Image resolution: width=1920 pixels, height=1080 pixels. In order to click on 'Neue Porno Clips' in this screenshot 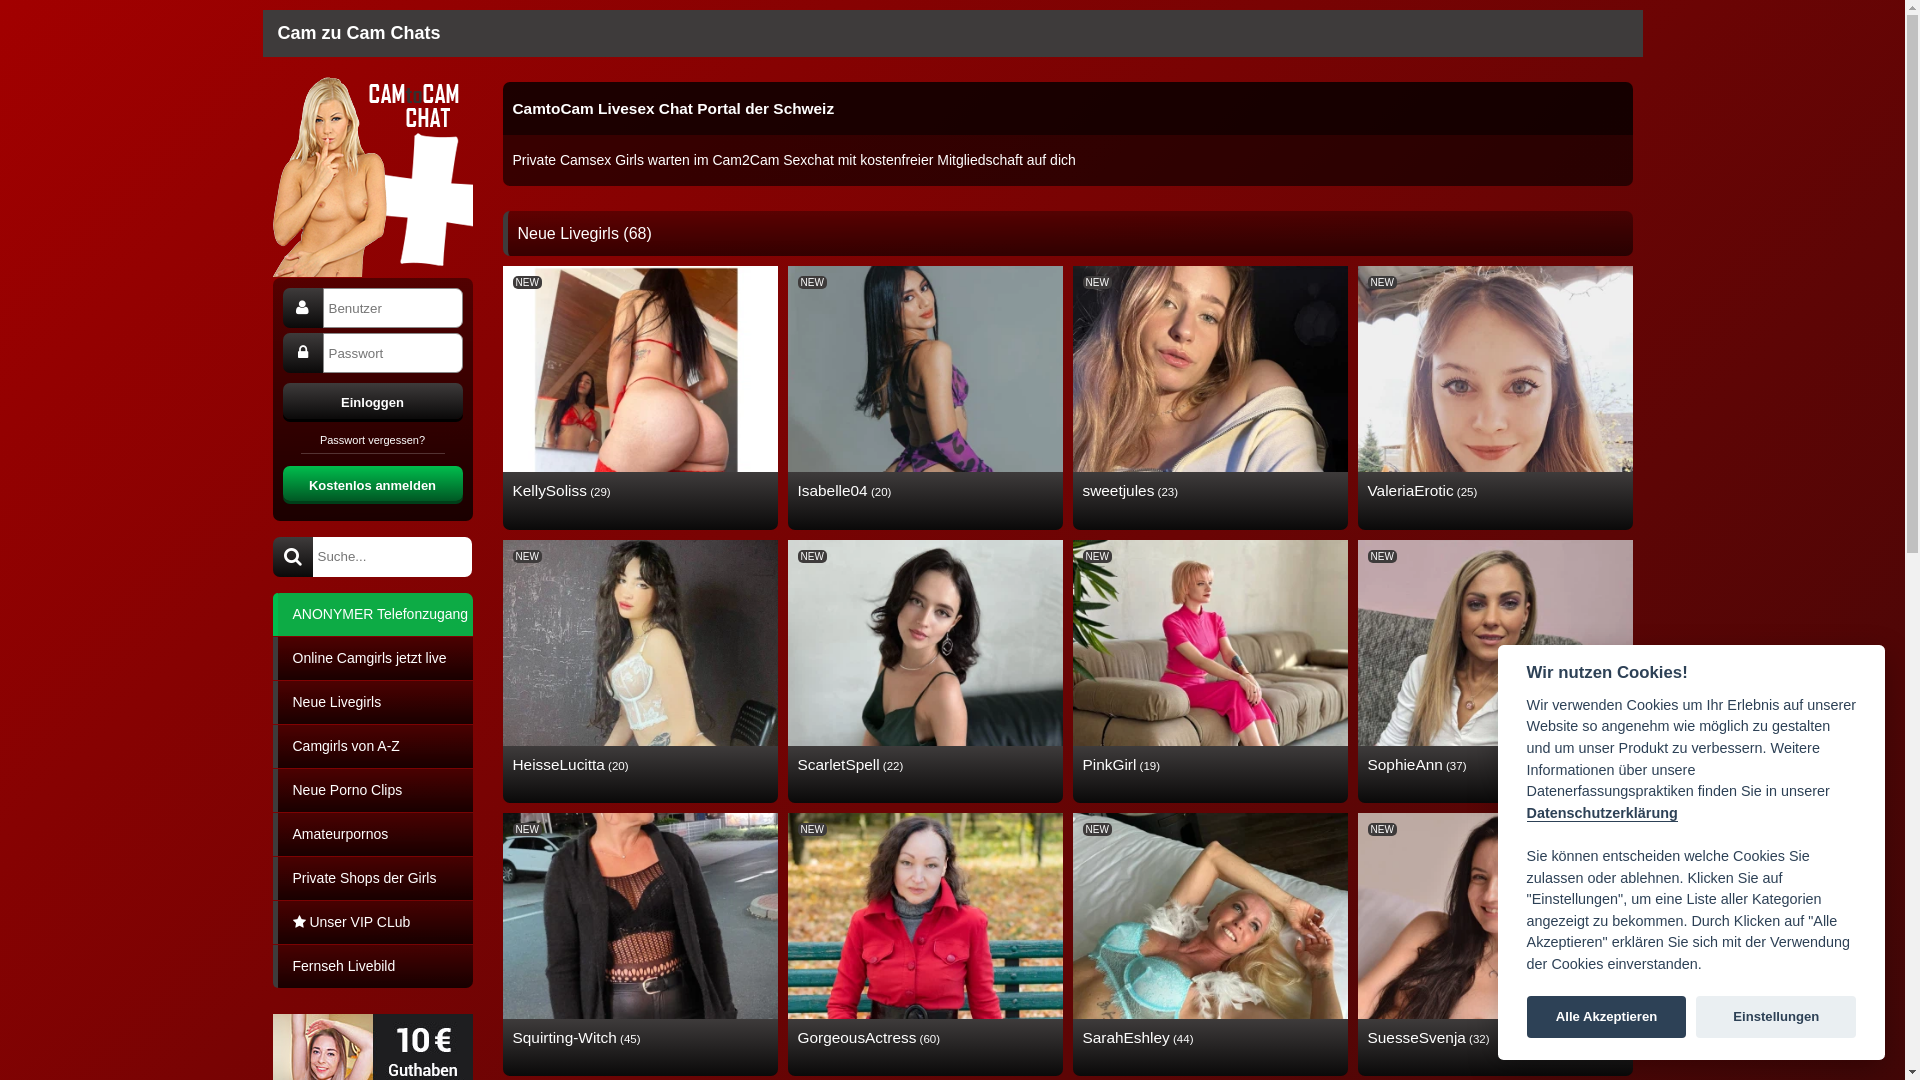, I will do `click(371, 788)`.